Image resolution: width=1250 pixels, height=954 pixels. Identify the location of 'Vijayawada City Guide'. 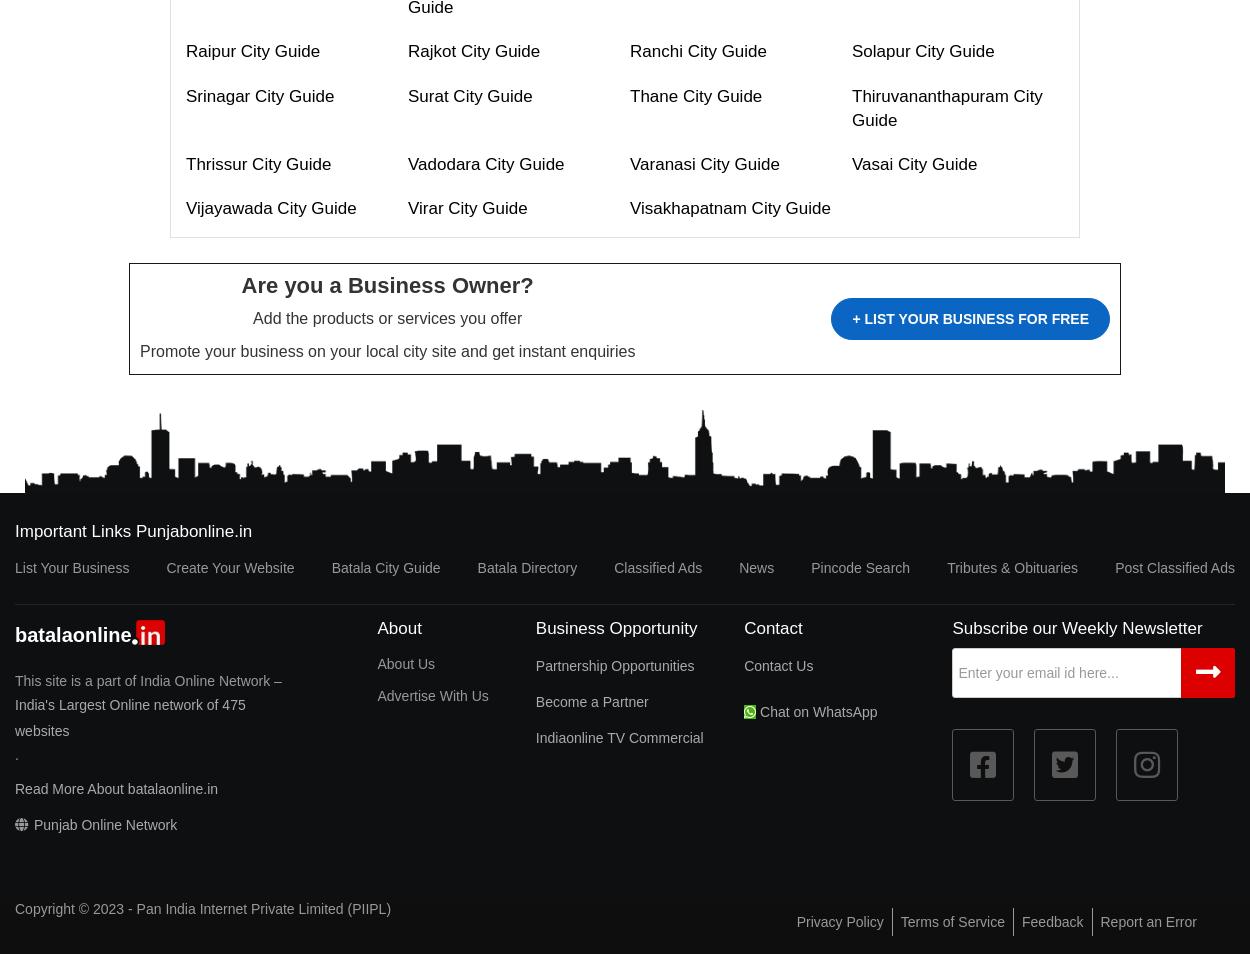
(271, 207).